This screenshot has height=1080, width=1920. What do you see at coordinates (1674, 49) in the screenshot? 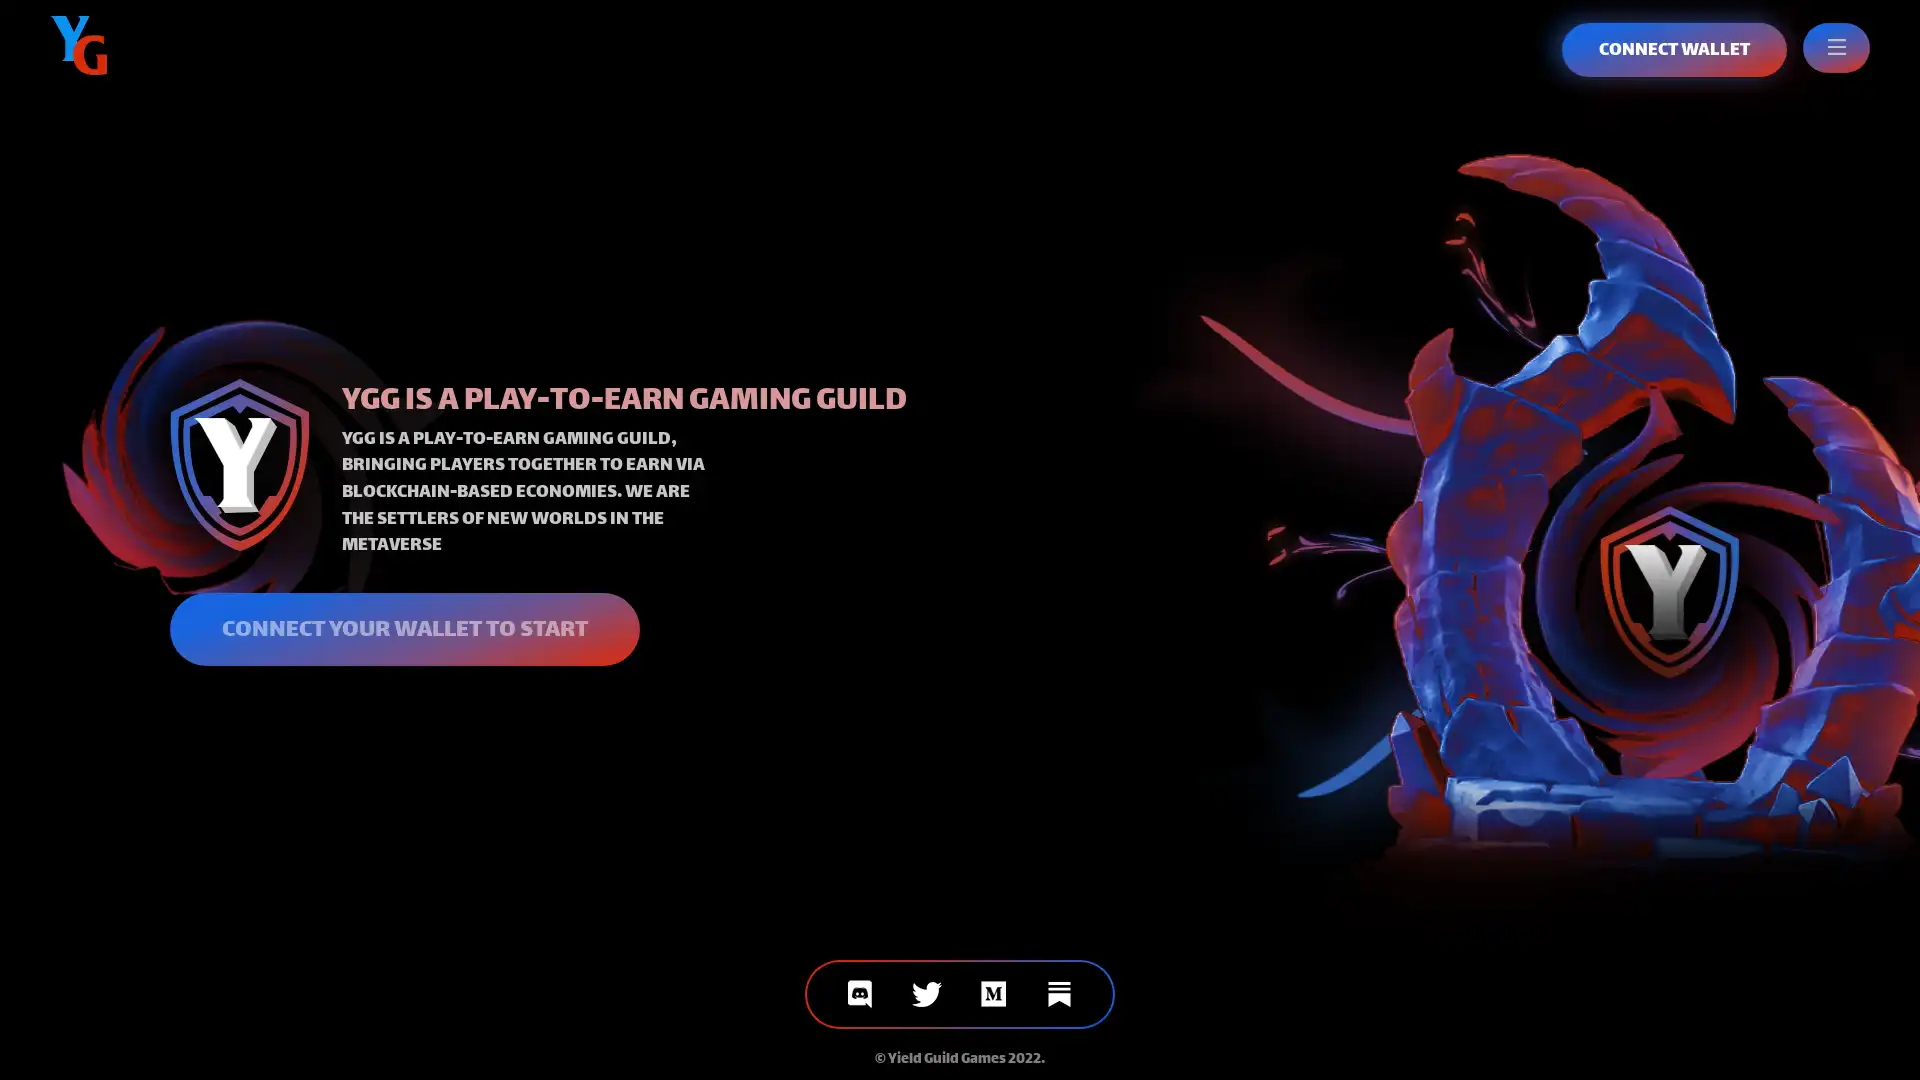
I see `CONNECT WALLET` at bounding box center [1674, 49].